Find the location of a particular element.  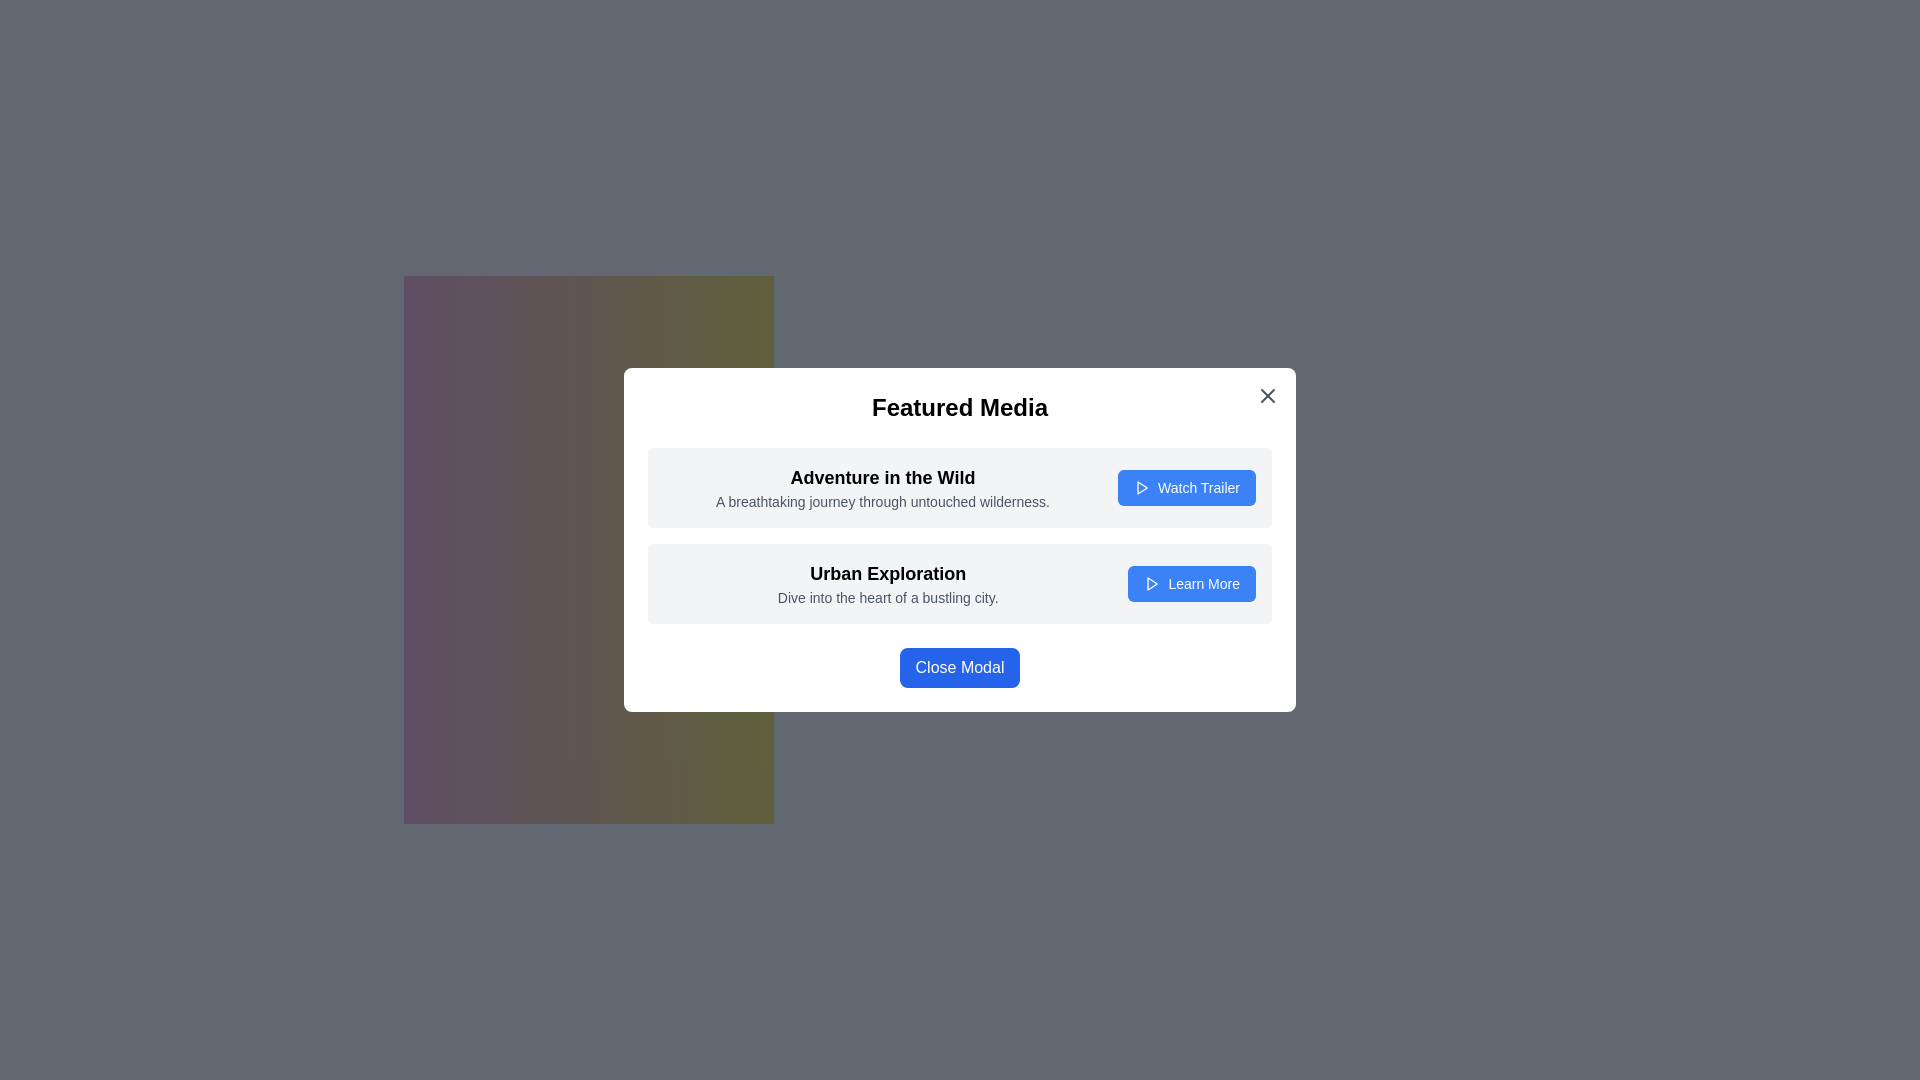

text in the title and description area of the modal dialog box titled 'Featured Media', located in the upper section of the modal, specifically in the first slot of a list-like structure is located at coordinates (882, 488).